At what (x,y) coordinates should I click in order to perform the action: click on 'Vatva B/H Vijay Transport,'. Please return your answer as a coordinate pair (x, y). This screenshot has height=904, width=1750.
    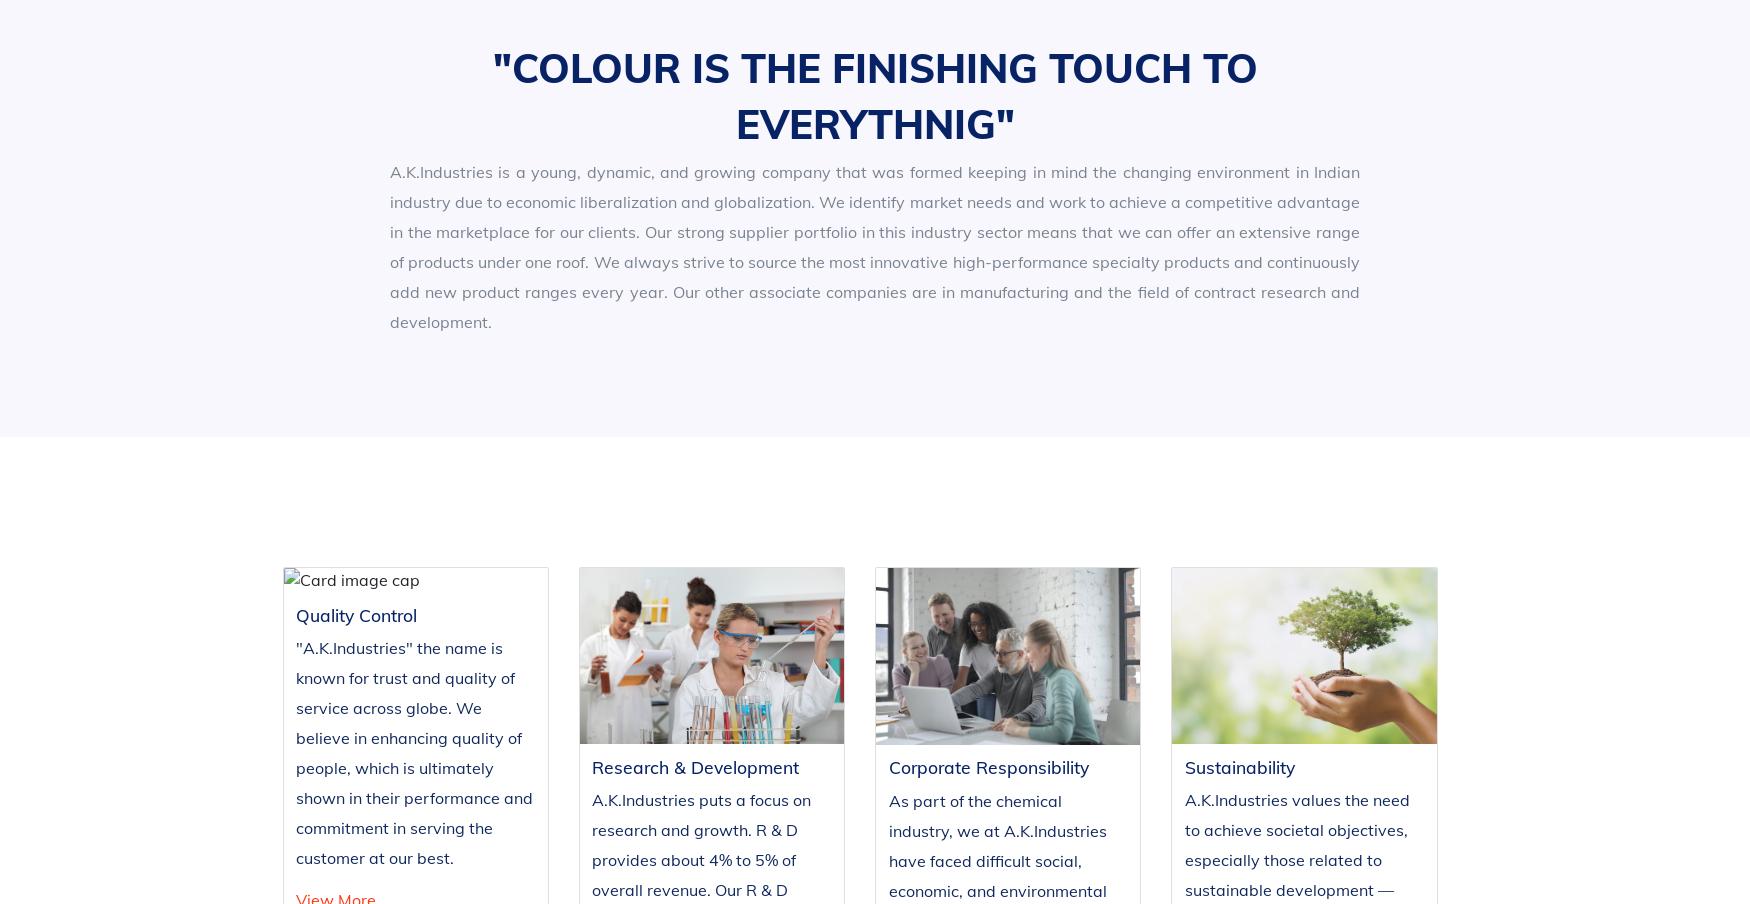
    Looking at the image, I should click on (1289, 802).